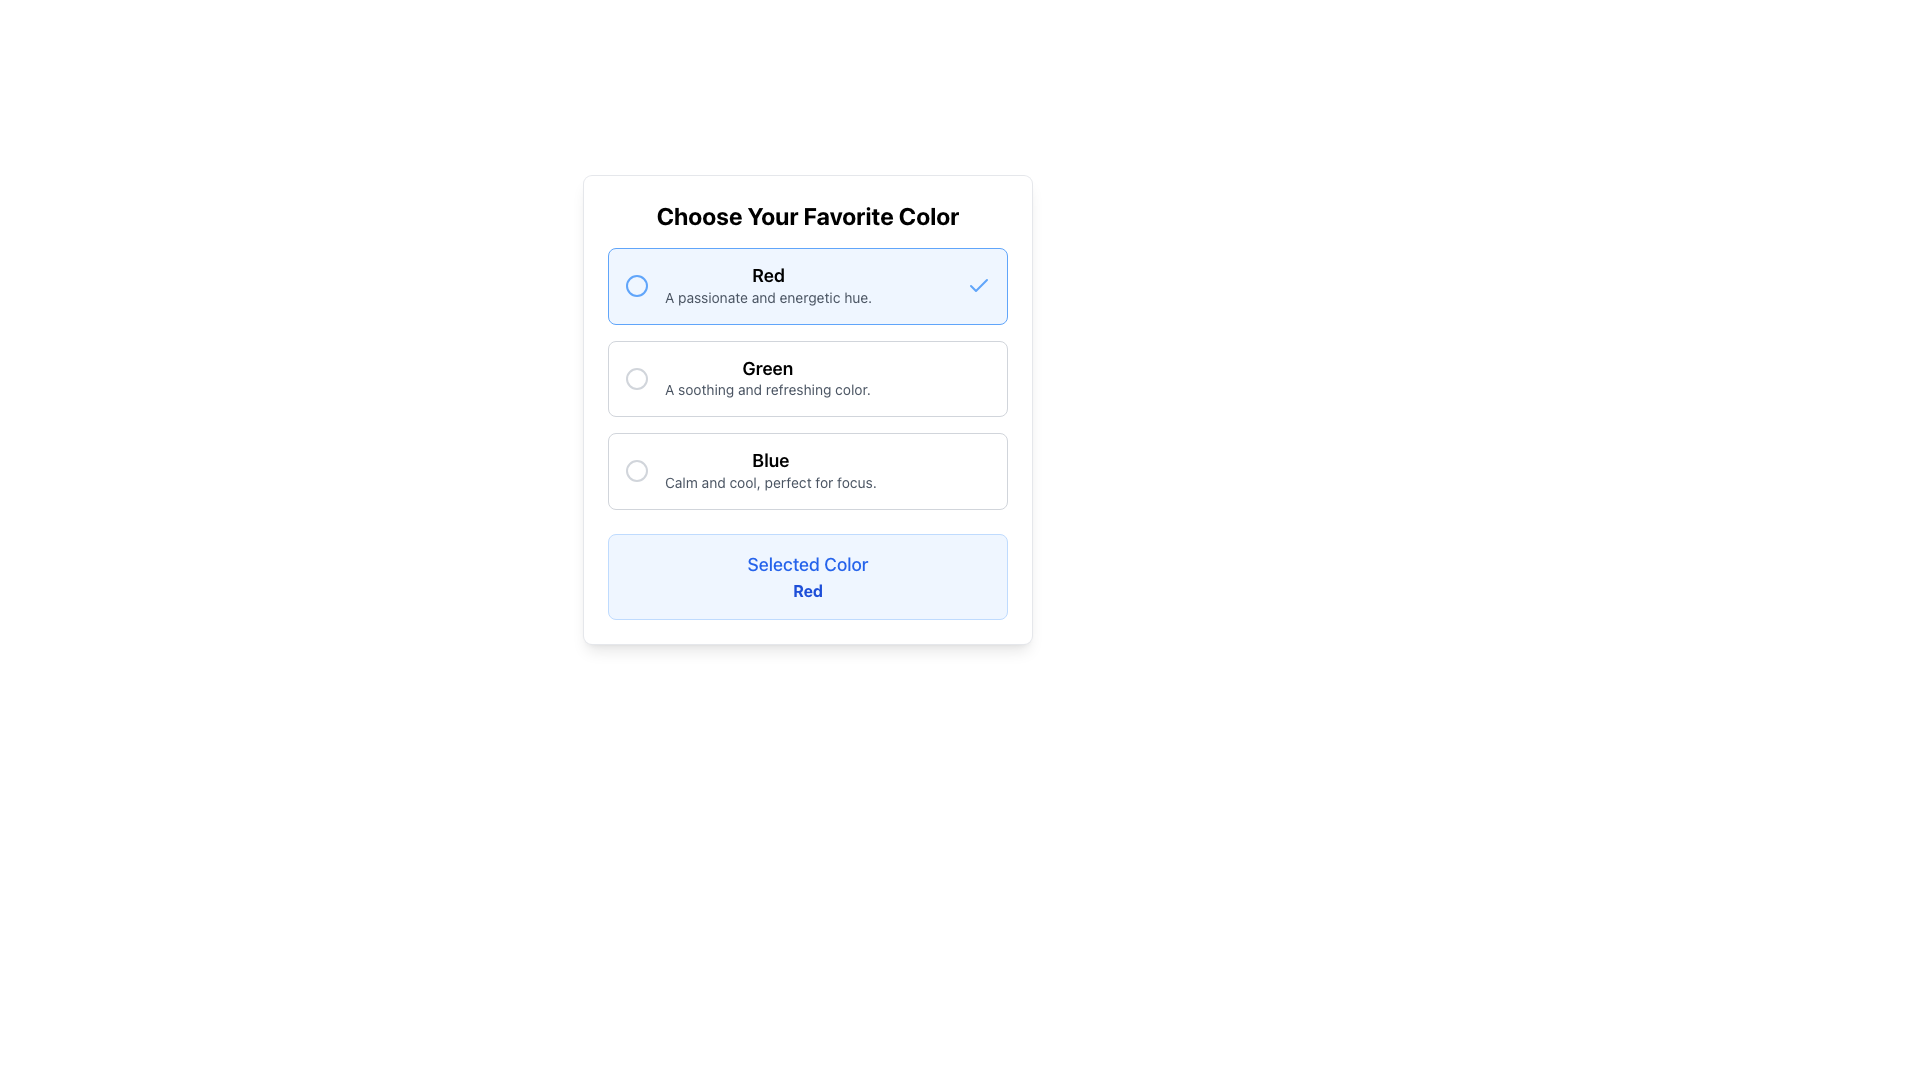 Image resolution: width=1920 pixels, height=1080 pixels. Describe the element at coordinates (636, 470) in the screenshot. I see `the circular radio button icon located to the left of the 'Blue' option in the list, which is described as 'Calm and cool, perfect for focus.'` at that location.